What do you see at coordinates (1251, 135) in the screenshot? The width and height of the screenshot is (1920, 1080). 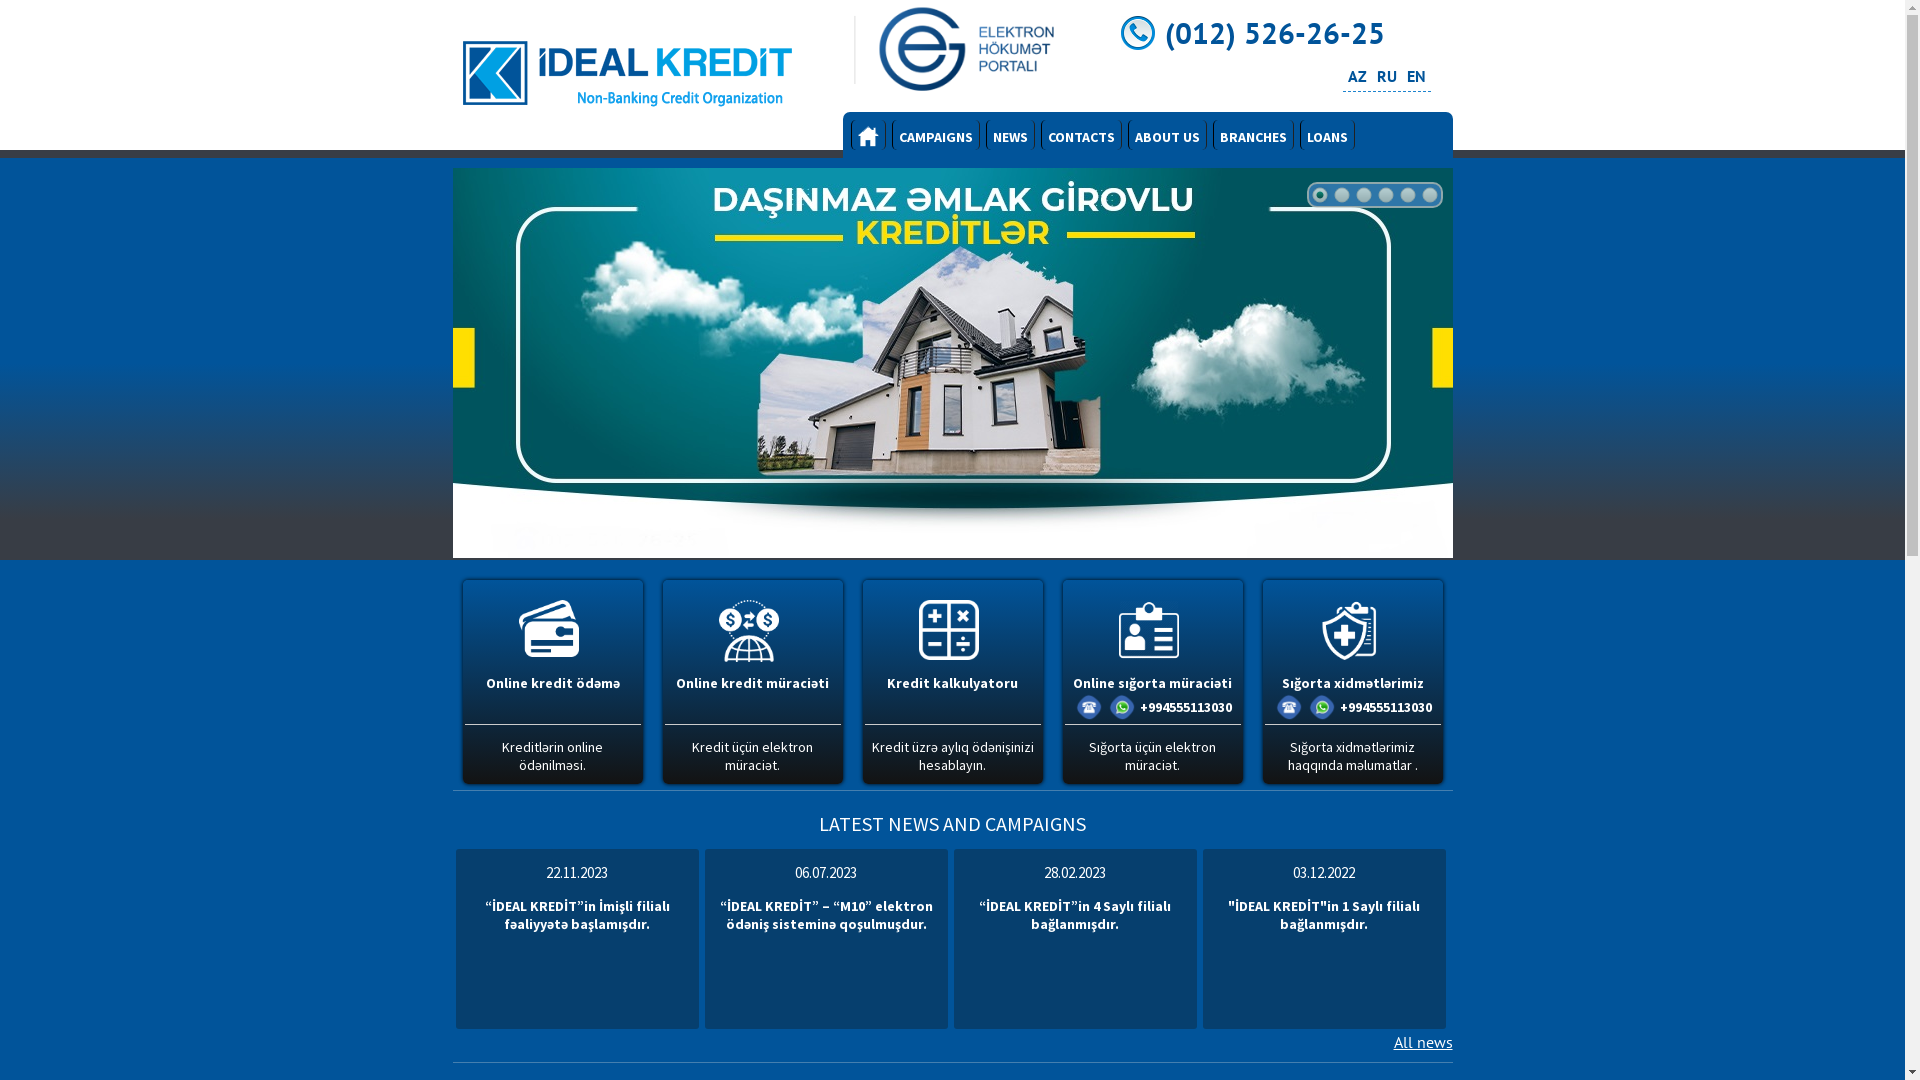 I see `'BRANCHES'` at bounding box center [1251, 135].